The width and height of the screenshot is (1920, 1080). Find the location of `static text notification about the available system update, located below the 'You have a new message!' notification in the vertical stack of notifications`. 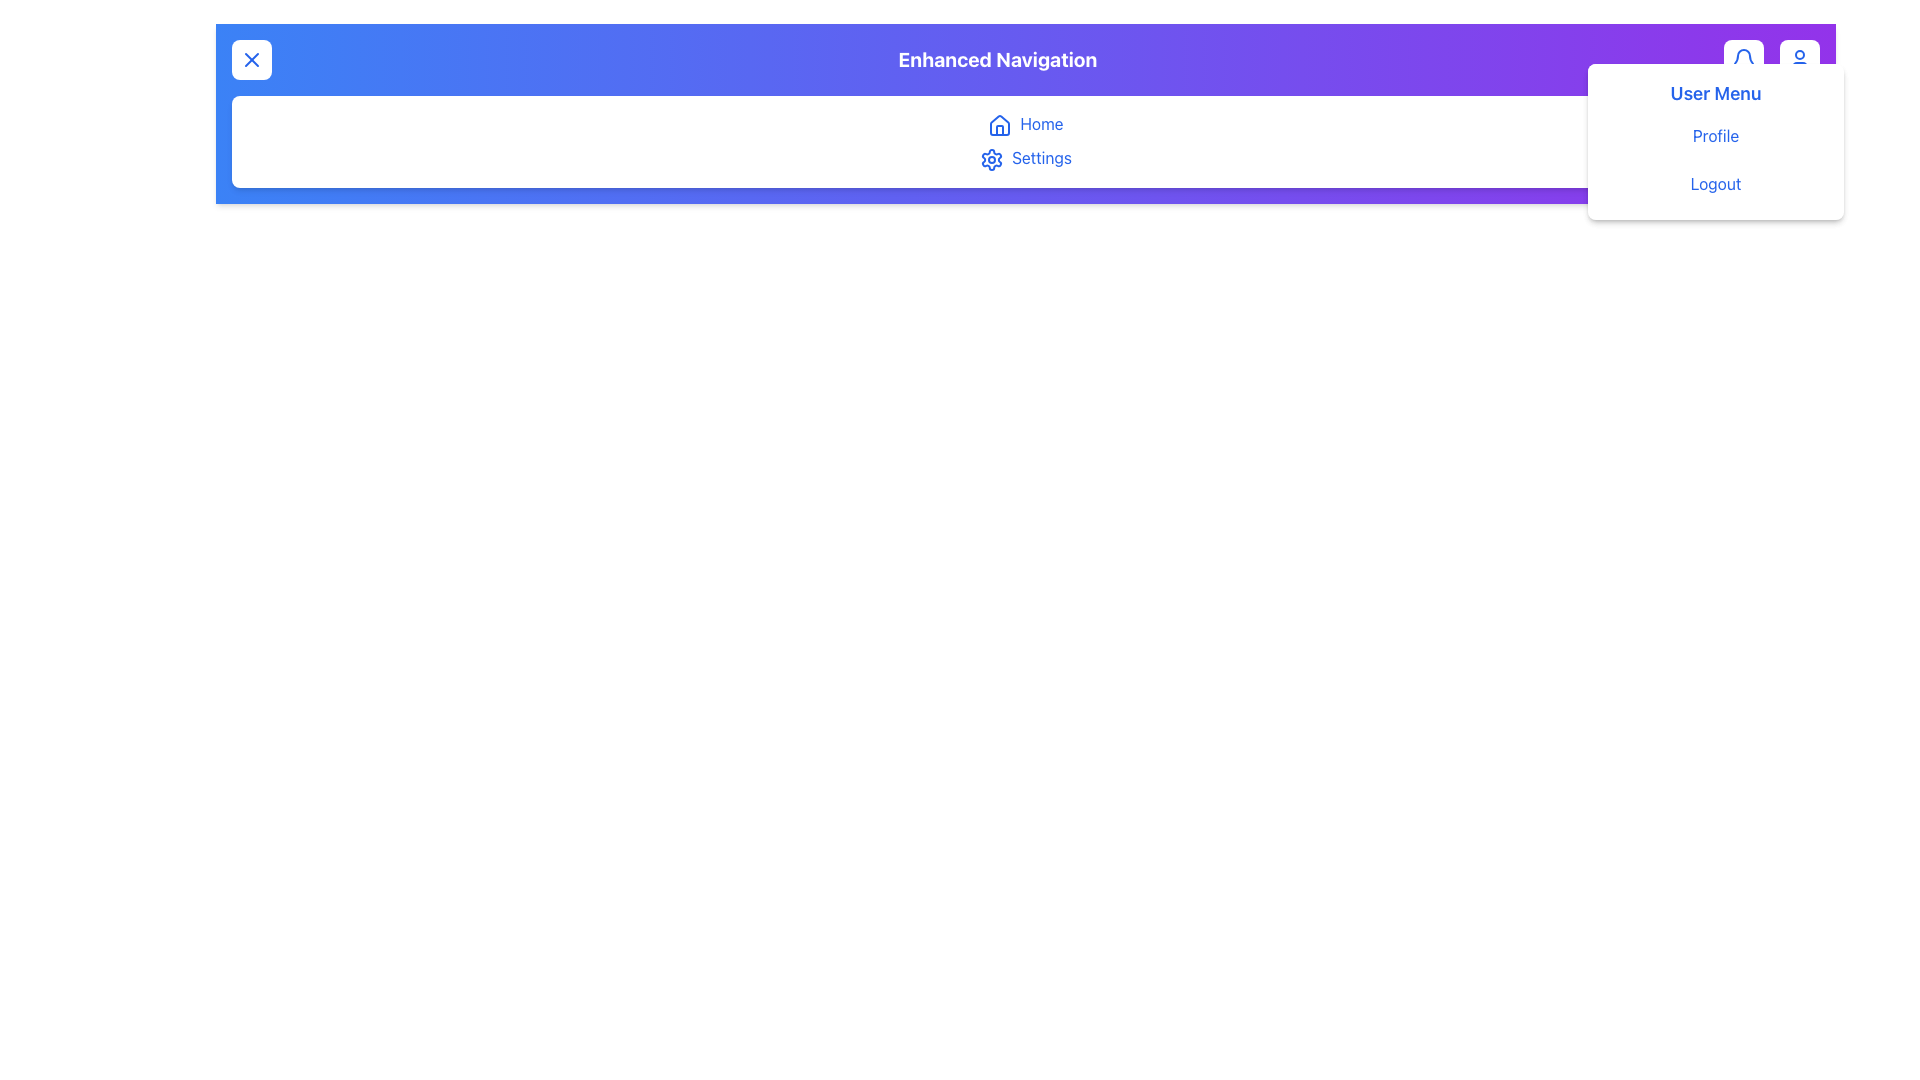

static text notification about the available system update, located below the 'You have a new message!' notification in the vertical stack of notifications is located at coordinates (1715, 184).